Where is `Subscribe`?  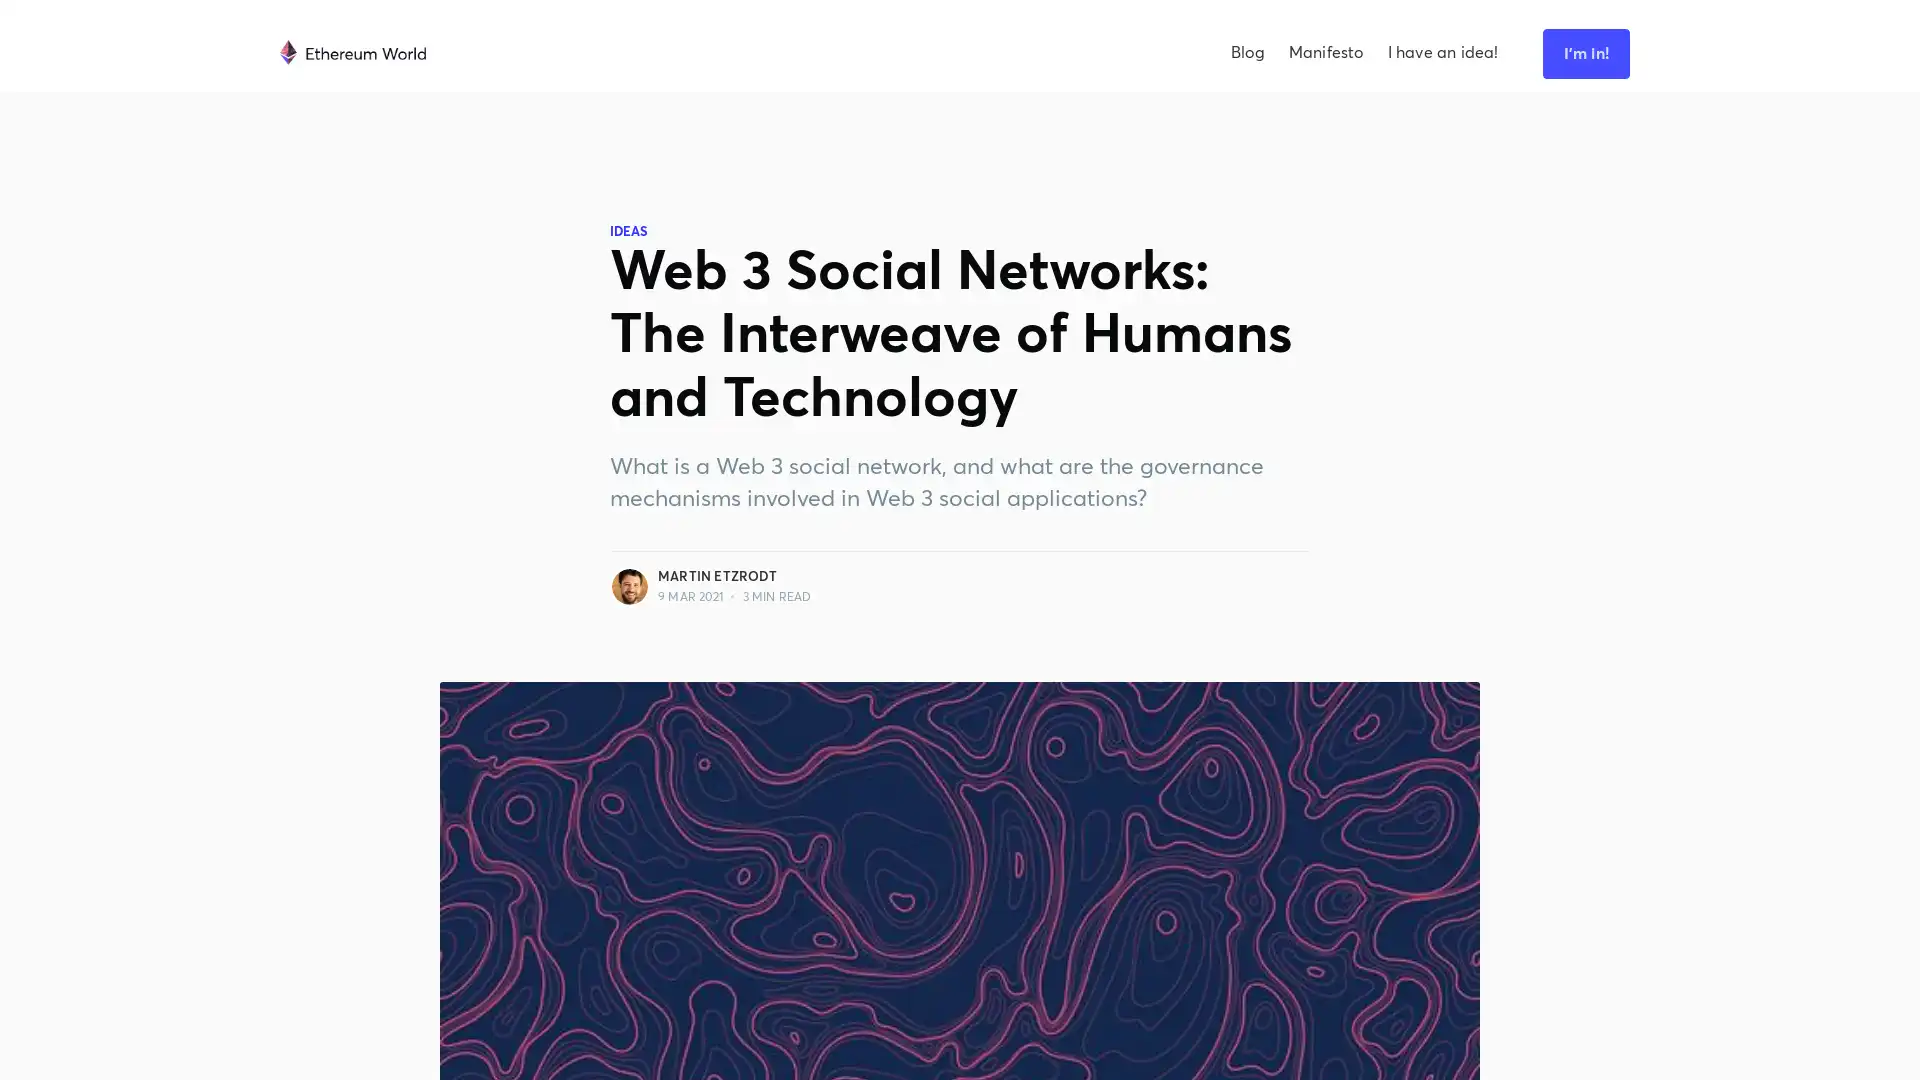 Subscribe is located at coordinates (1167, 567).